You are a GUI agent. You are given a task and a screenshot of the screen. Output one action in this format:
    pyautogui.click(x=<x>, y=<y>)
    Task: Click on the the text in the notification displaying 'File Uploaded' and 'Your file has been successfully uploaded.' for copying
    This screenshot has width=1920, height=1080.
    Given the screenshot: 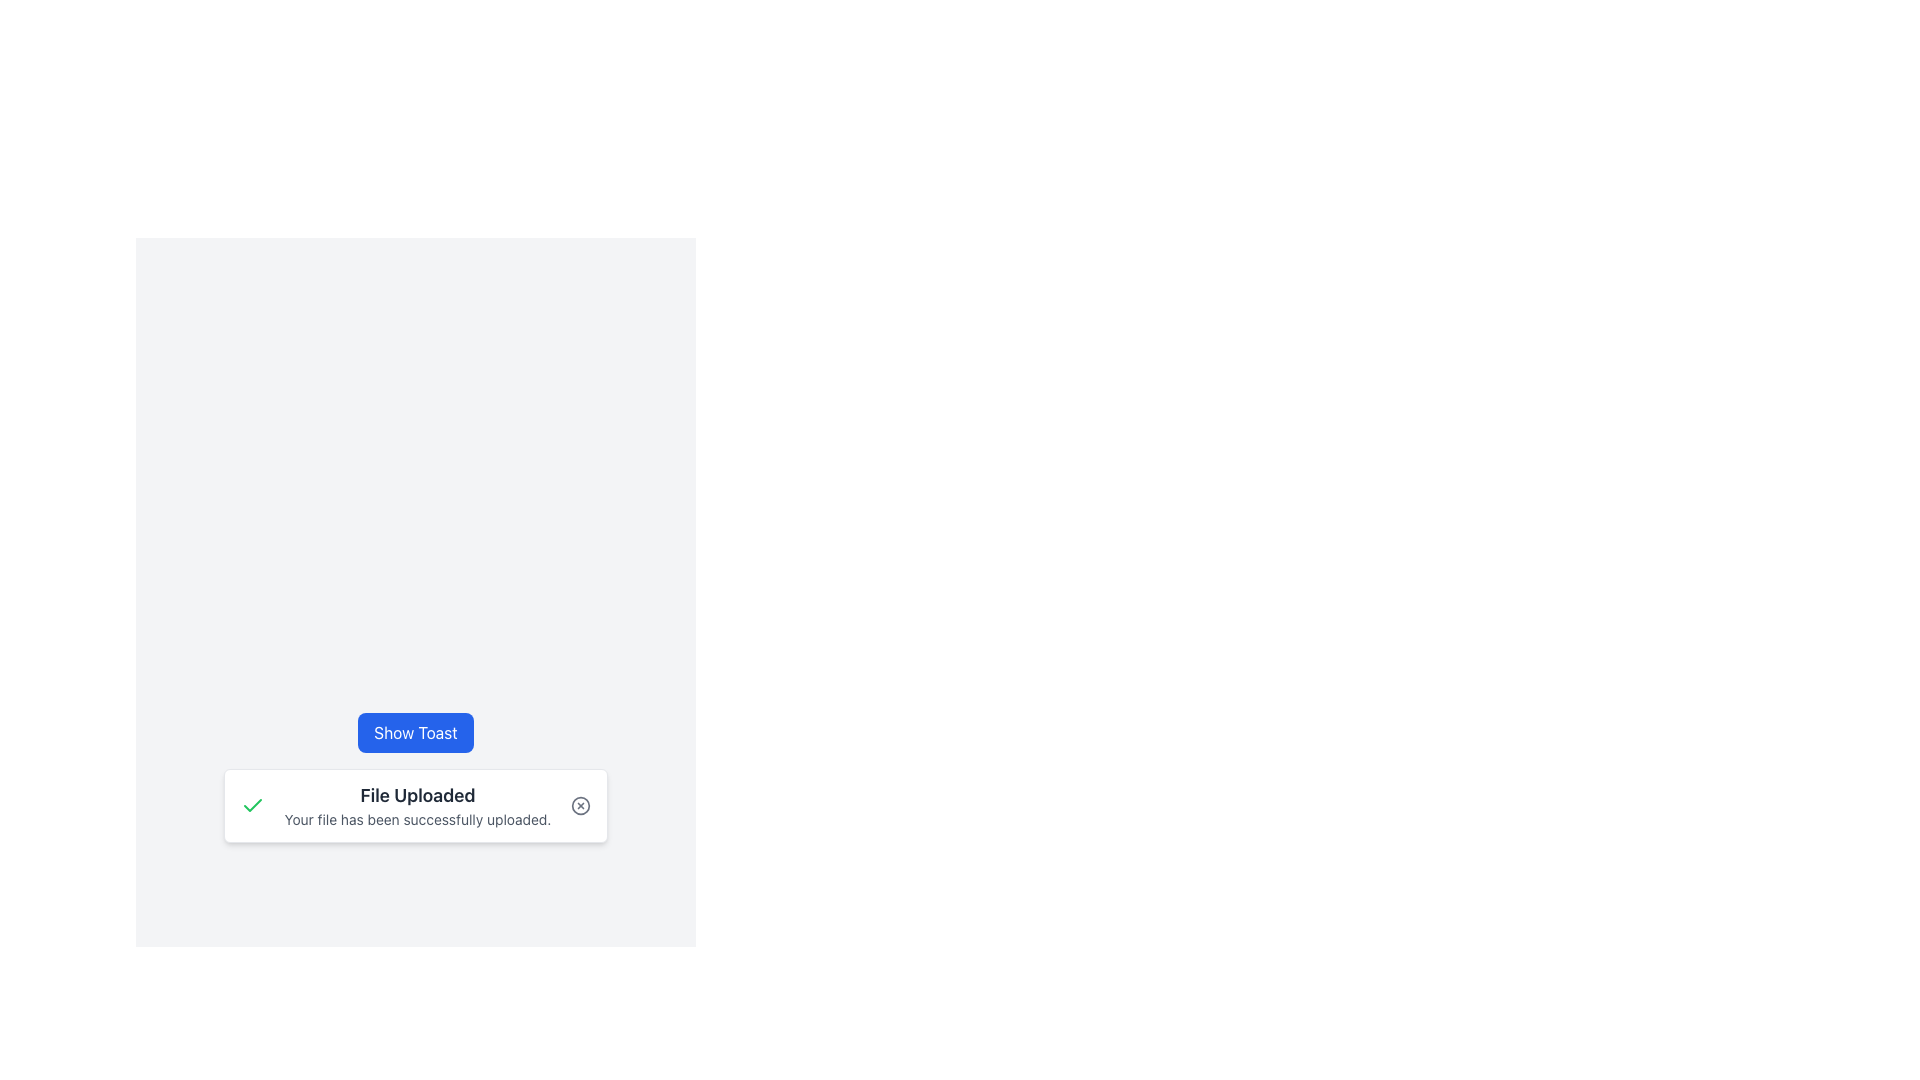 What is the action you would take?
    pyautogui.click(x=416, y=805)
    